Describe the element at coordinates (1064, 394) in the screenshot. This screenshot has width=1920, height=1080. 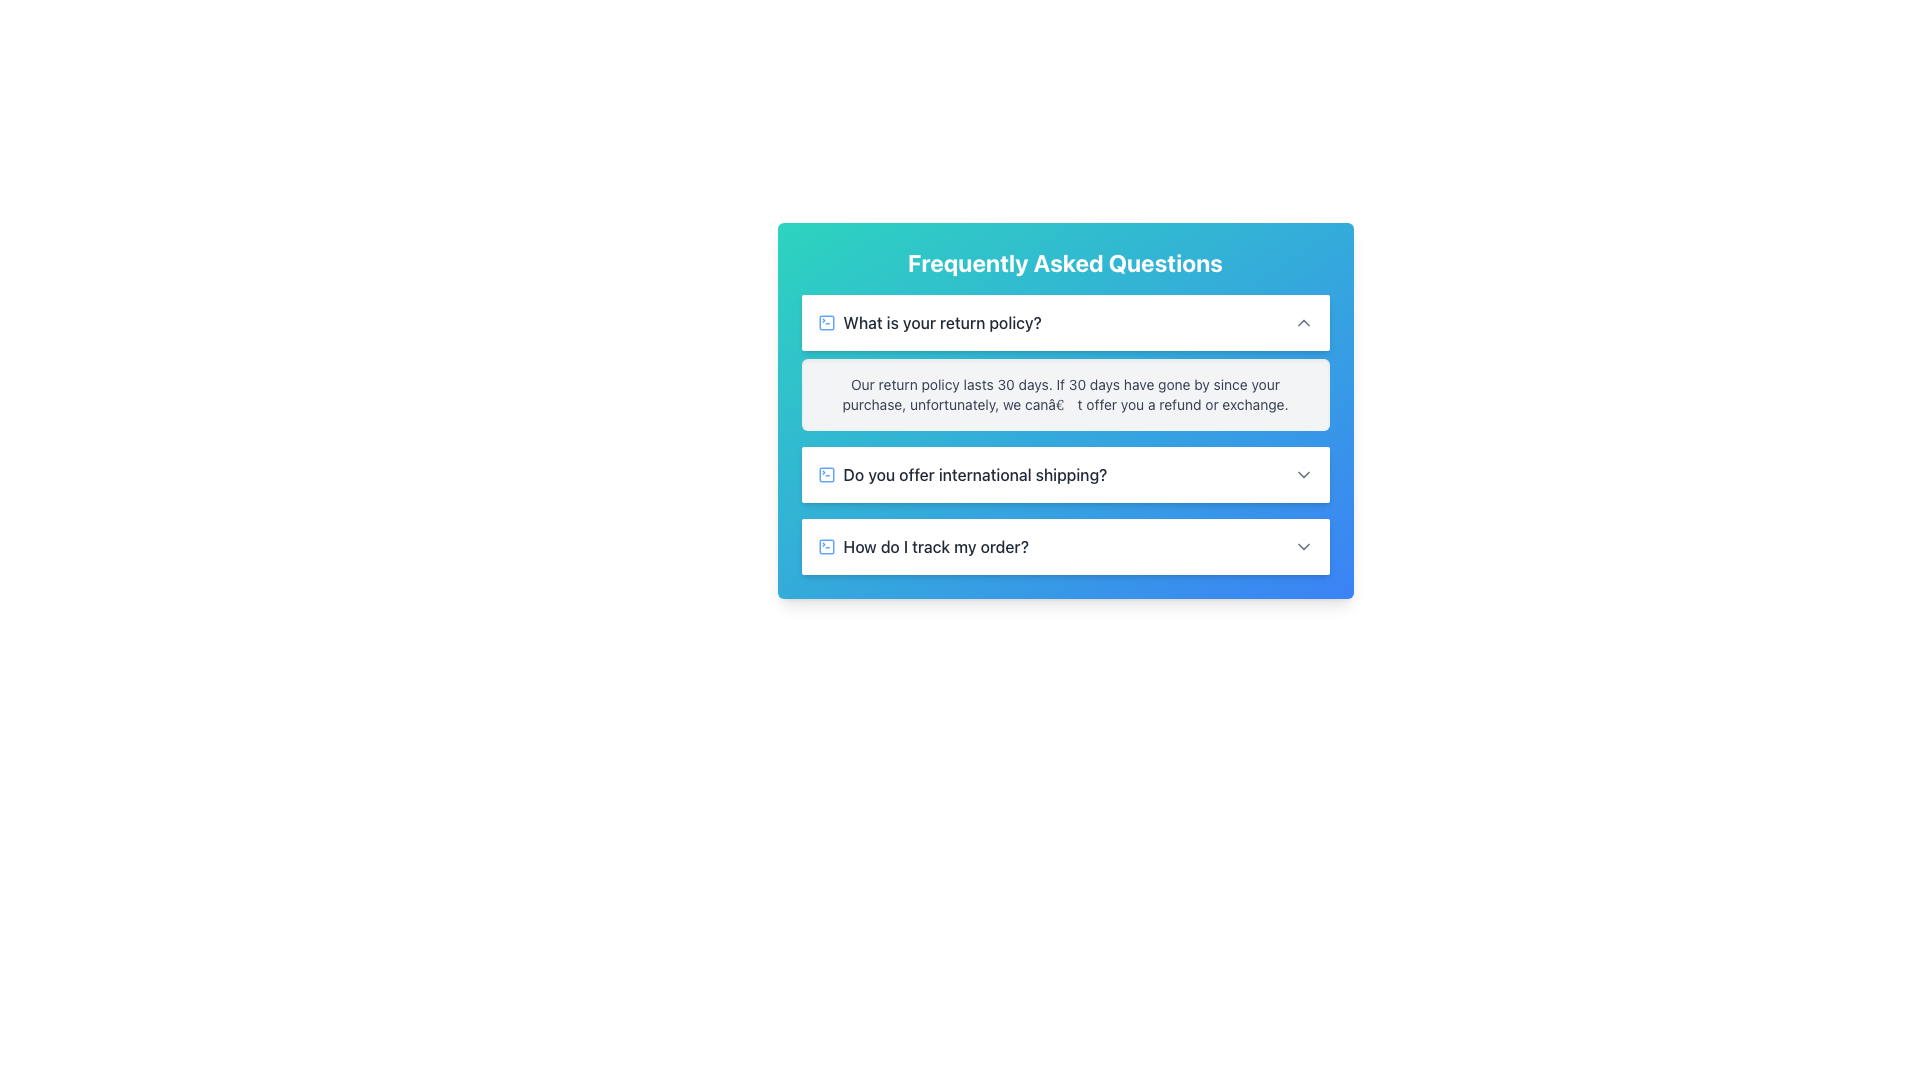
I see `the Static Text Block that contains the text: 'Our return policy lasts 30 days. If 30 days have gone by since your purchase, unfortunately, we can’t offer you a refund or exchange.' located under the question 'What is your return policy?' in the FAQ section` at that location.